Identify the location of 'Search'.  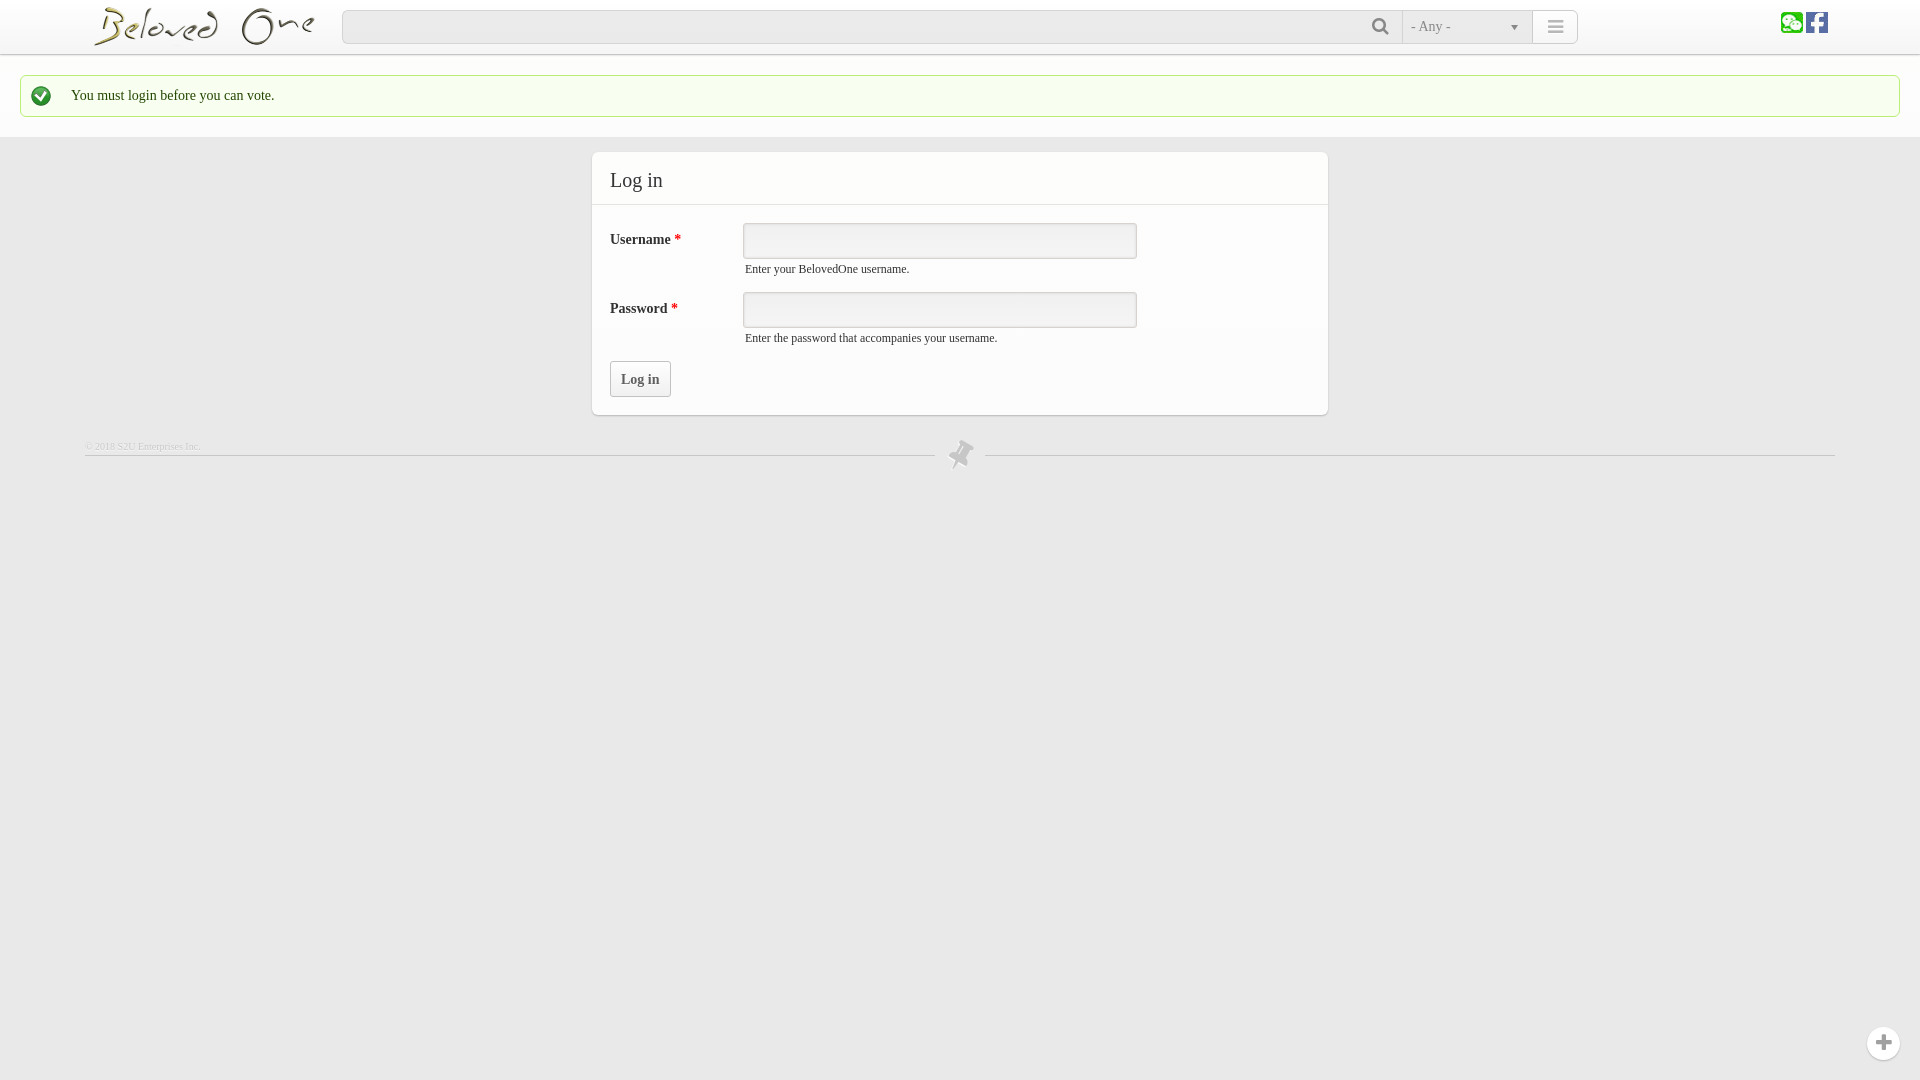
(1381, 27).